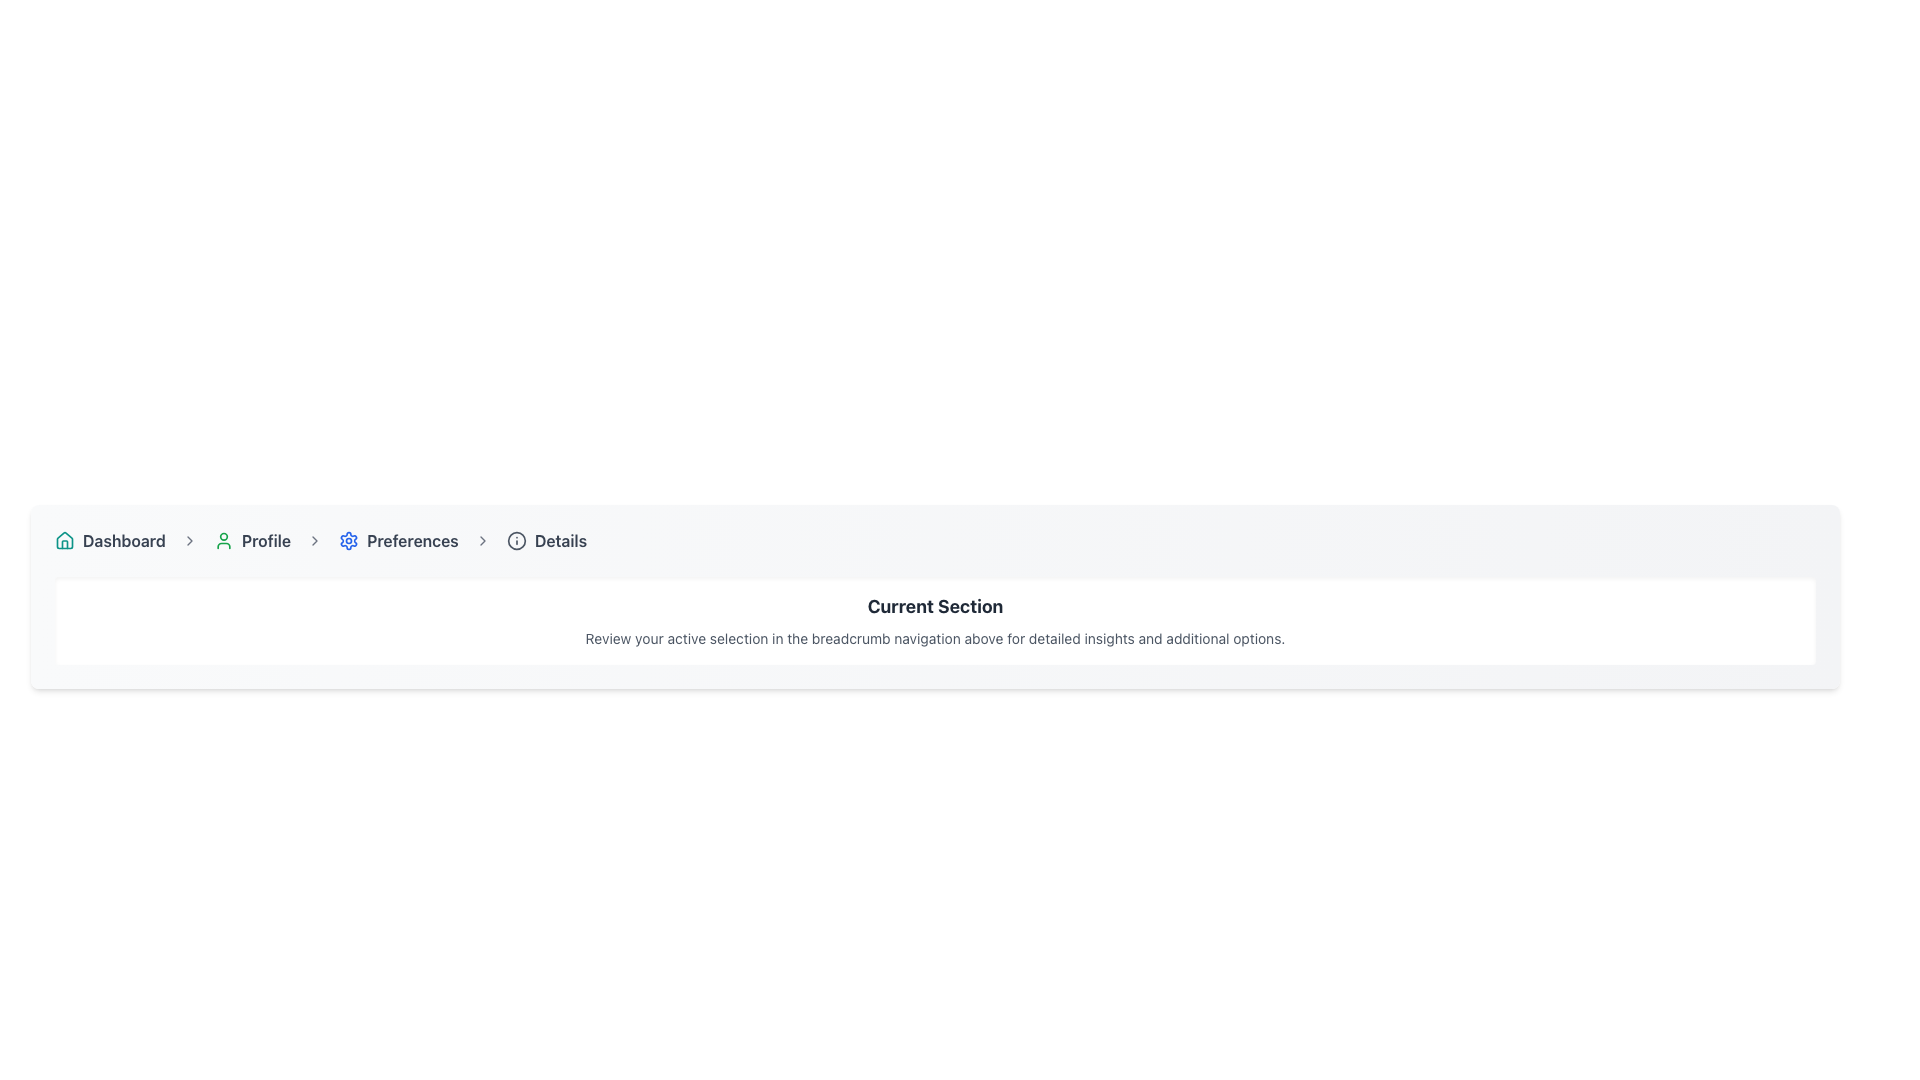  Describe the element at coordinates (560, 540) in the screenshot. I see `text displayed on the visual label located at the far right of the breadcrumb navigation bar, next to the information icon` at that location.